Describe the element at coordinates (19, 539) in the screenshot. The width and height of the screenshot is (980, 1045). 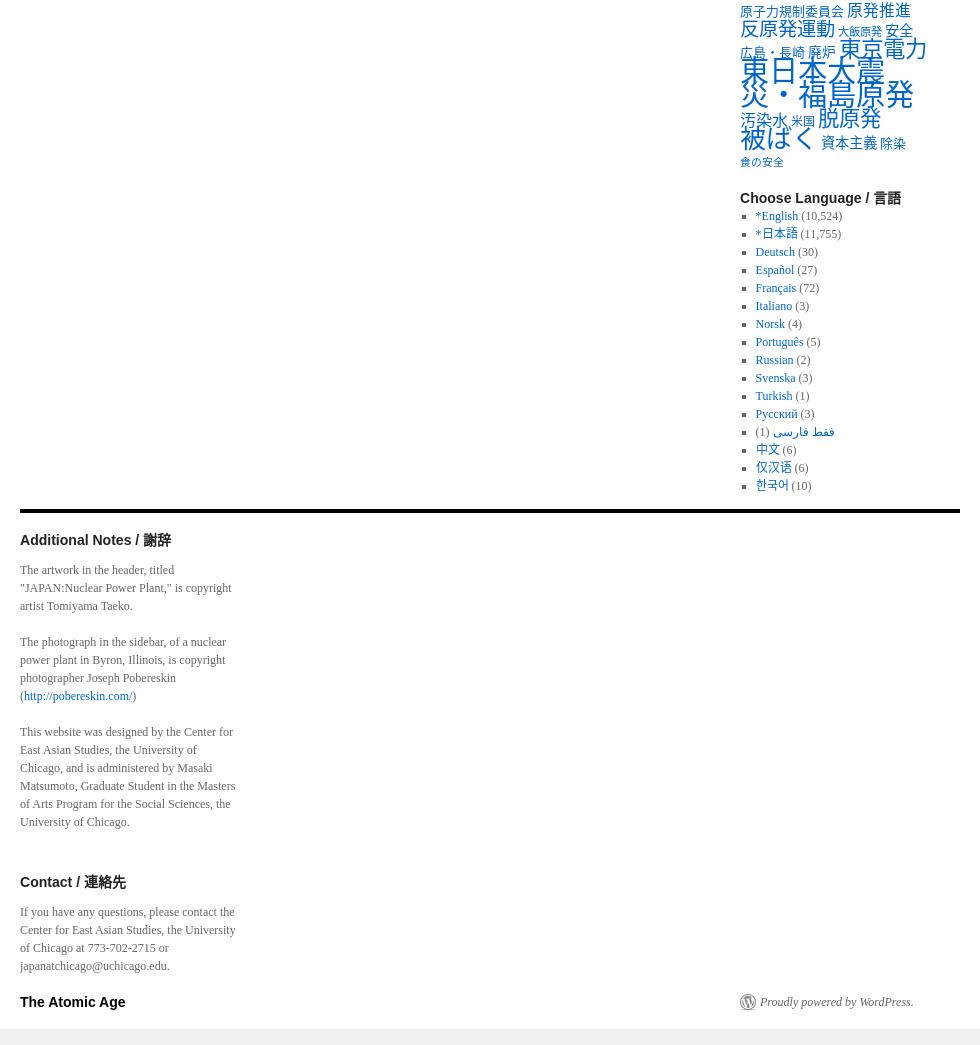
I see `'Additional Notes / 謝辞'` at that location.